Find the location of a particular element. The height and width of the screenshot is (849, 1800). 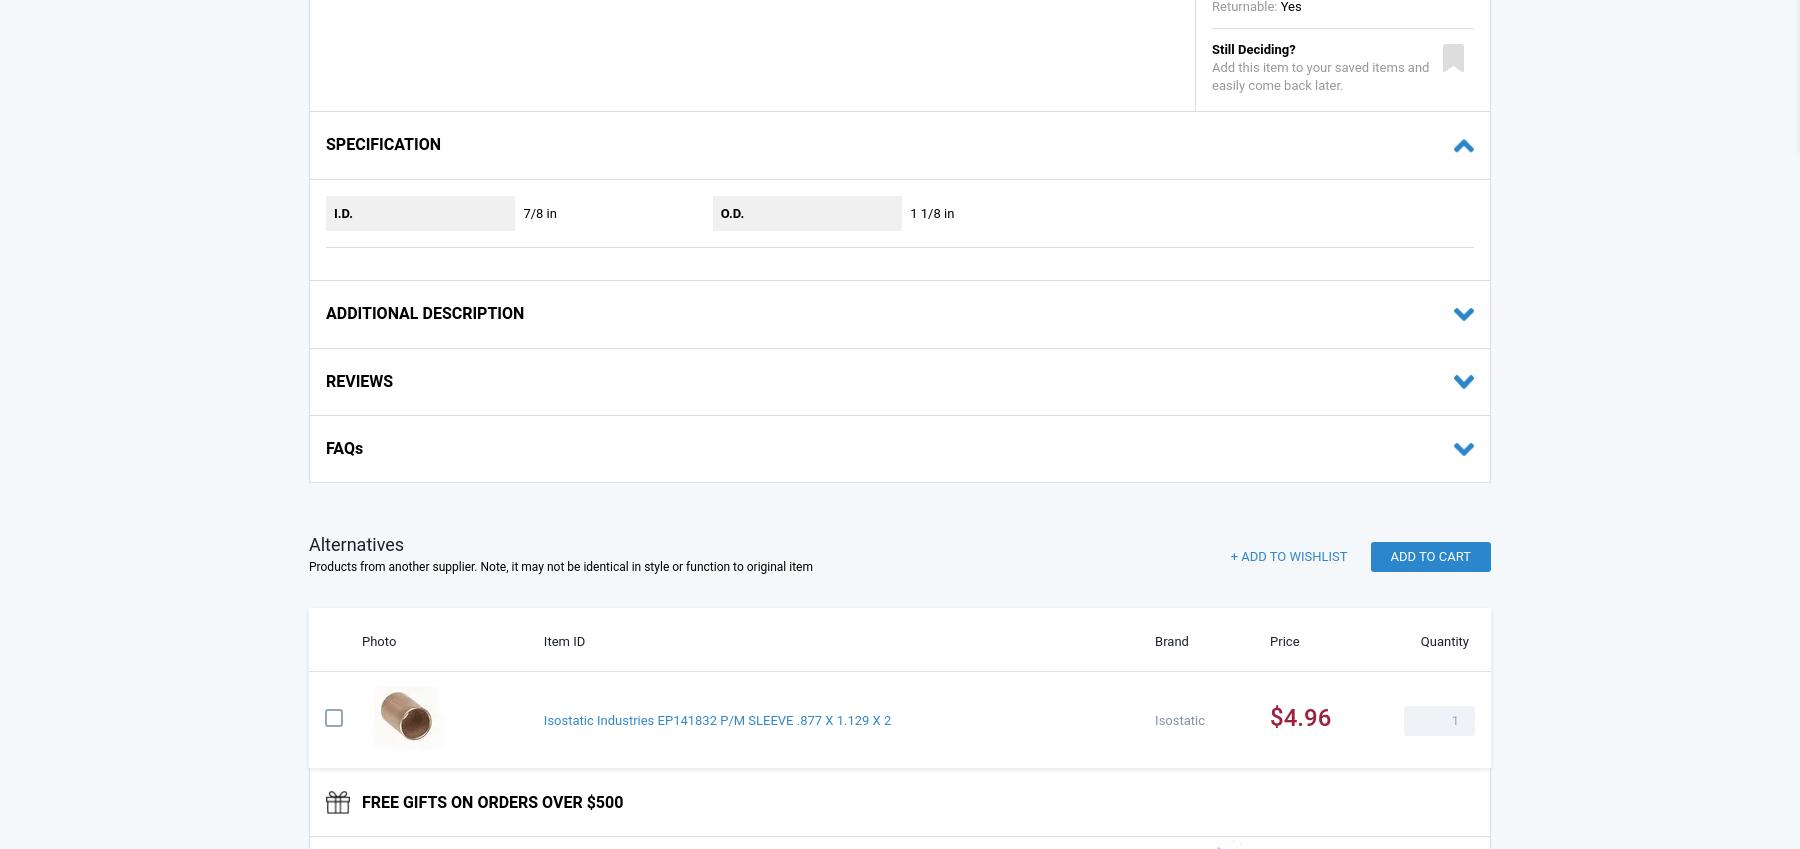

'Brand' is located at coordinates (1170, 640).